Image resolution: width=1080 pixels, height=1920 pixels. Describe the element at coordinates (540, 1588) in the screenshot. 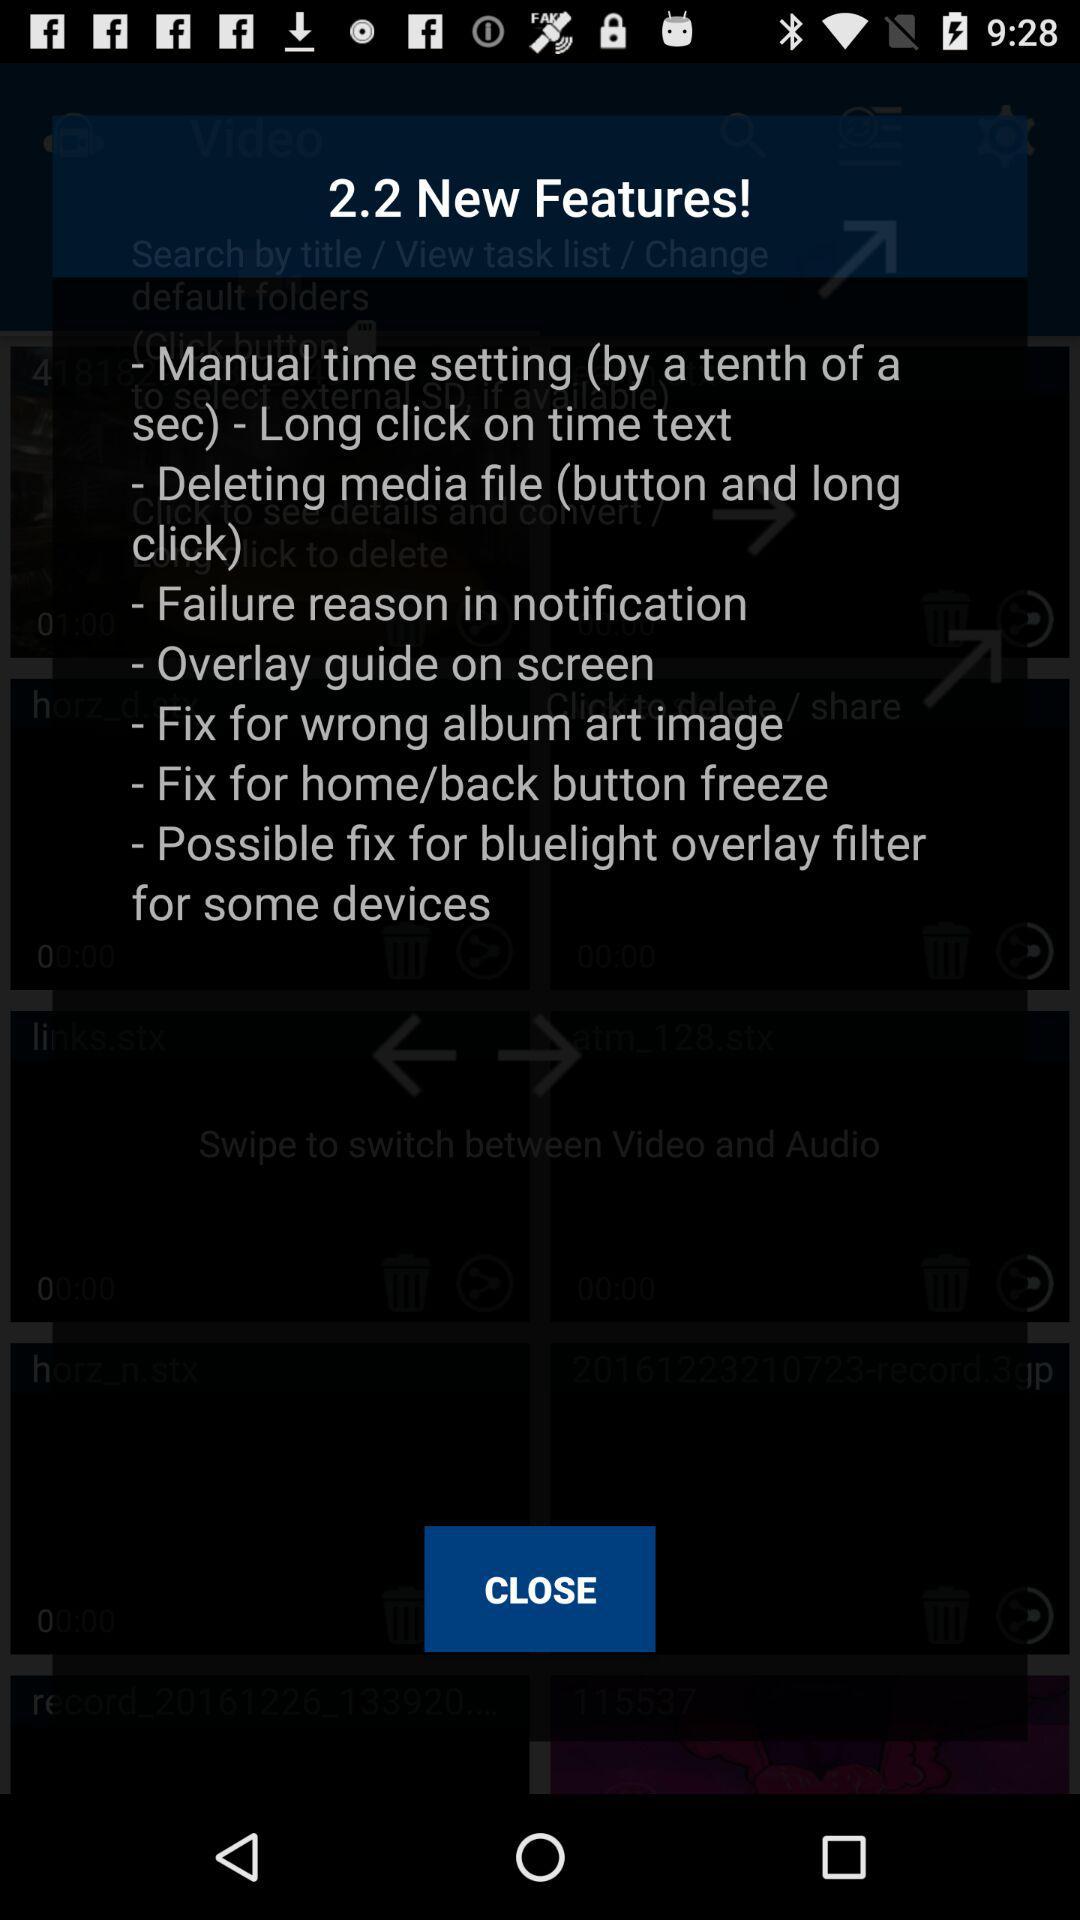

I see `item below the manual time setting` at that location.